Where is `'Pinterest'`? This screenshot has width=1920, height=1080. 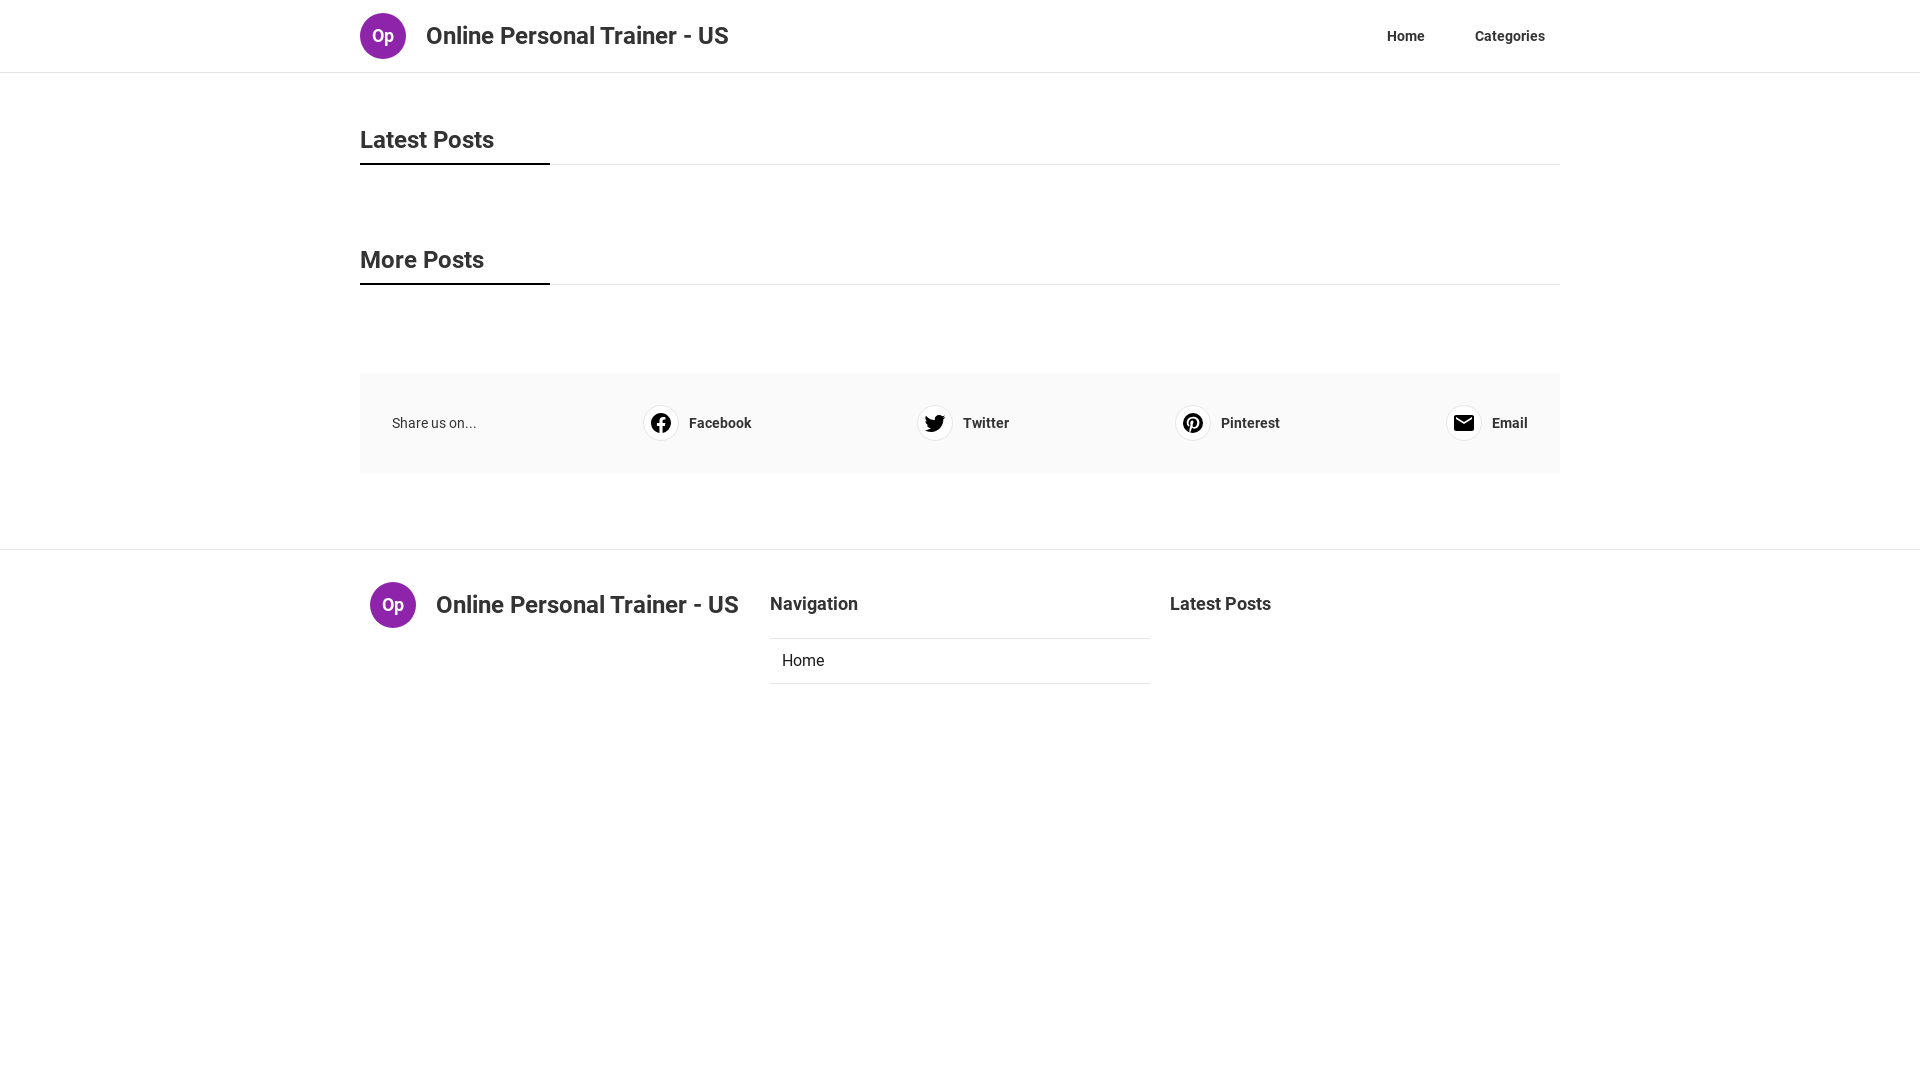
'Pinterest' is located at coordinates (1175, 422).